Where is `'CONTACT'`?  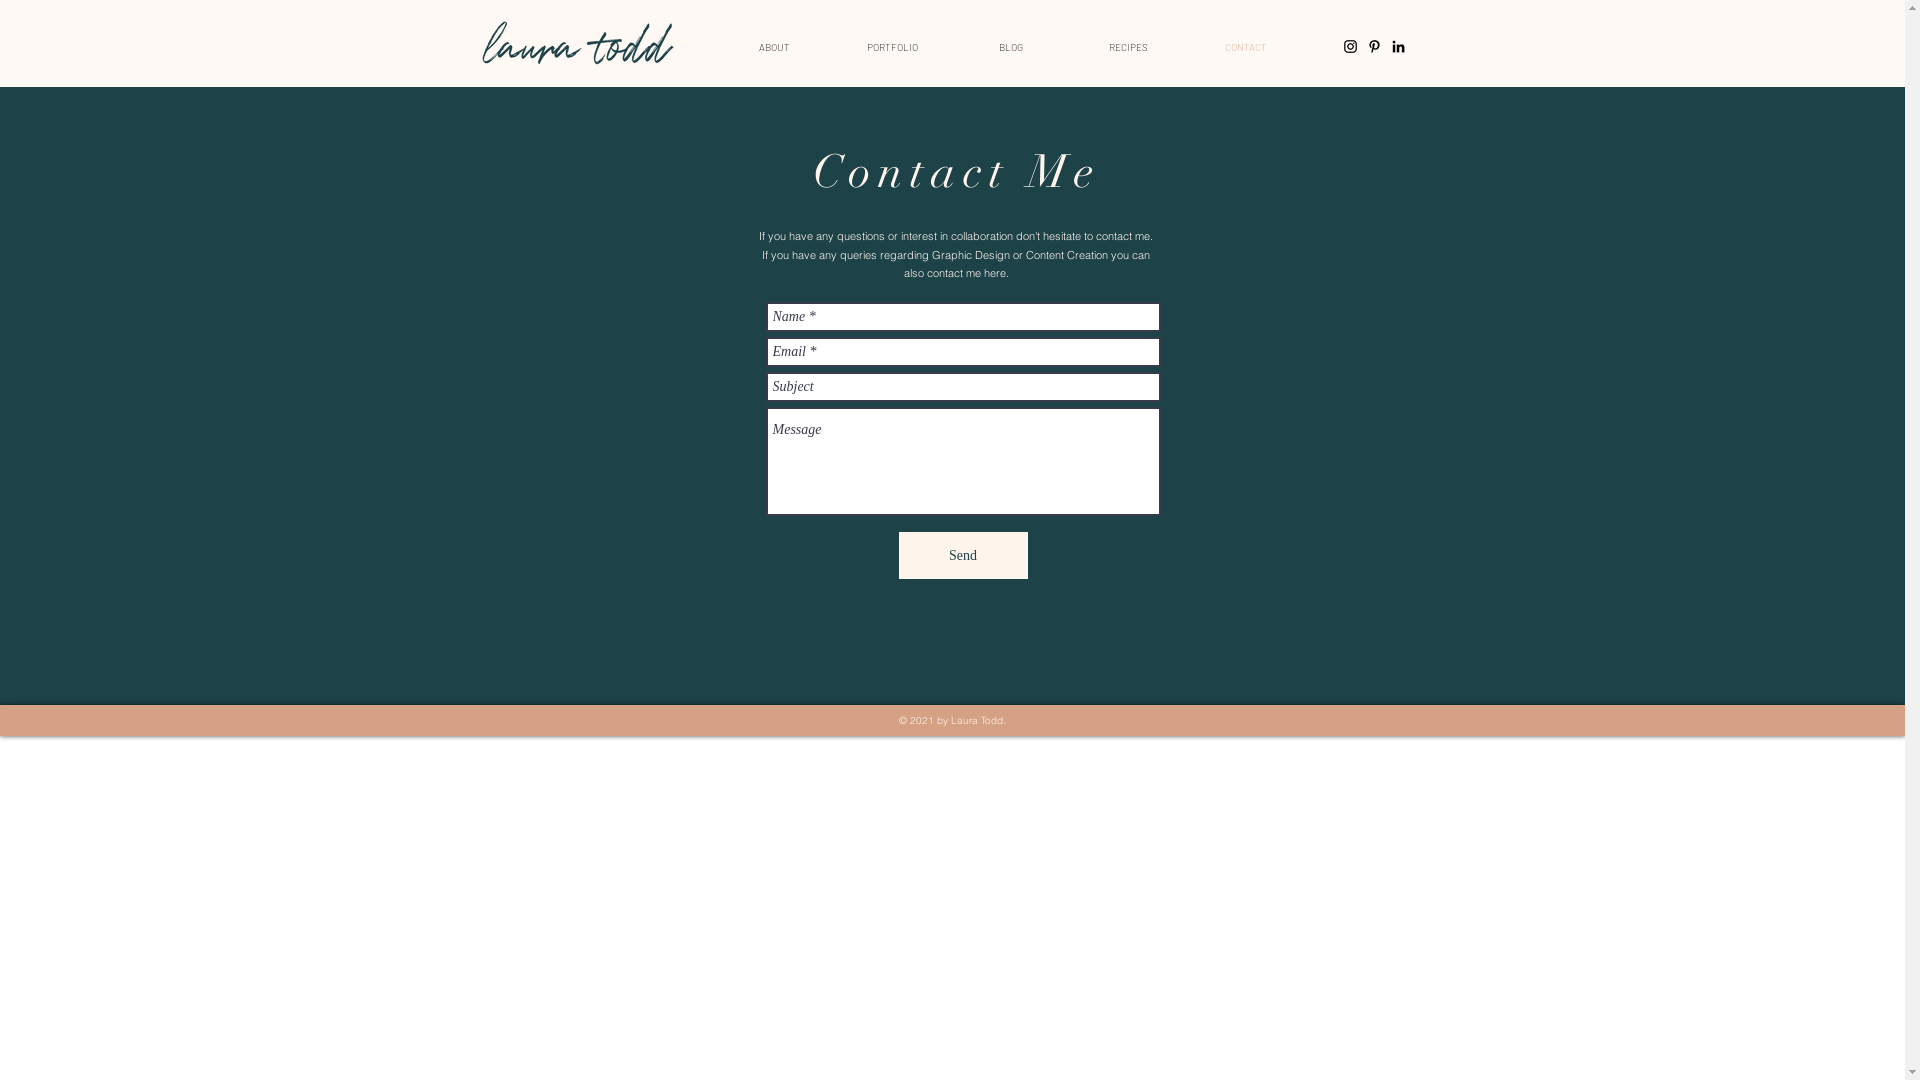 'CONTACT' is located at coordinates (1245, 45).